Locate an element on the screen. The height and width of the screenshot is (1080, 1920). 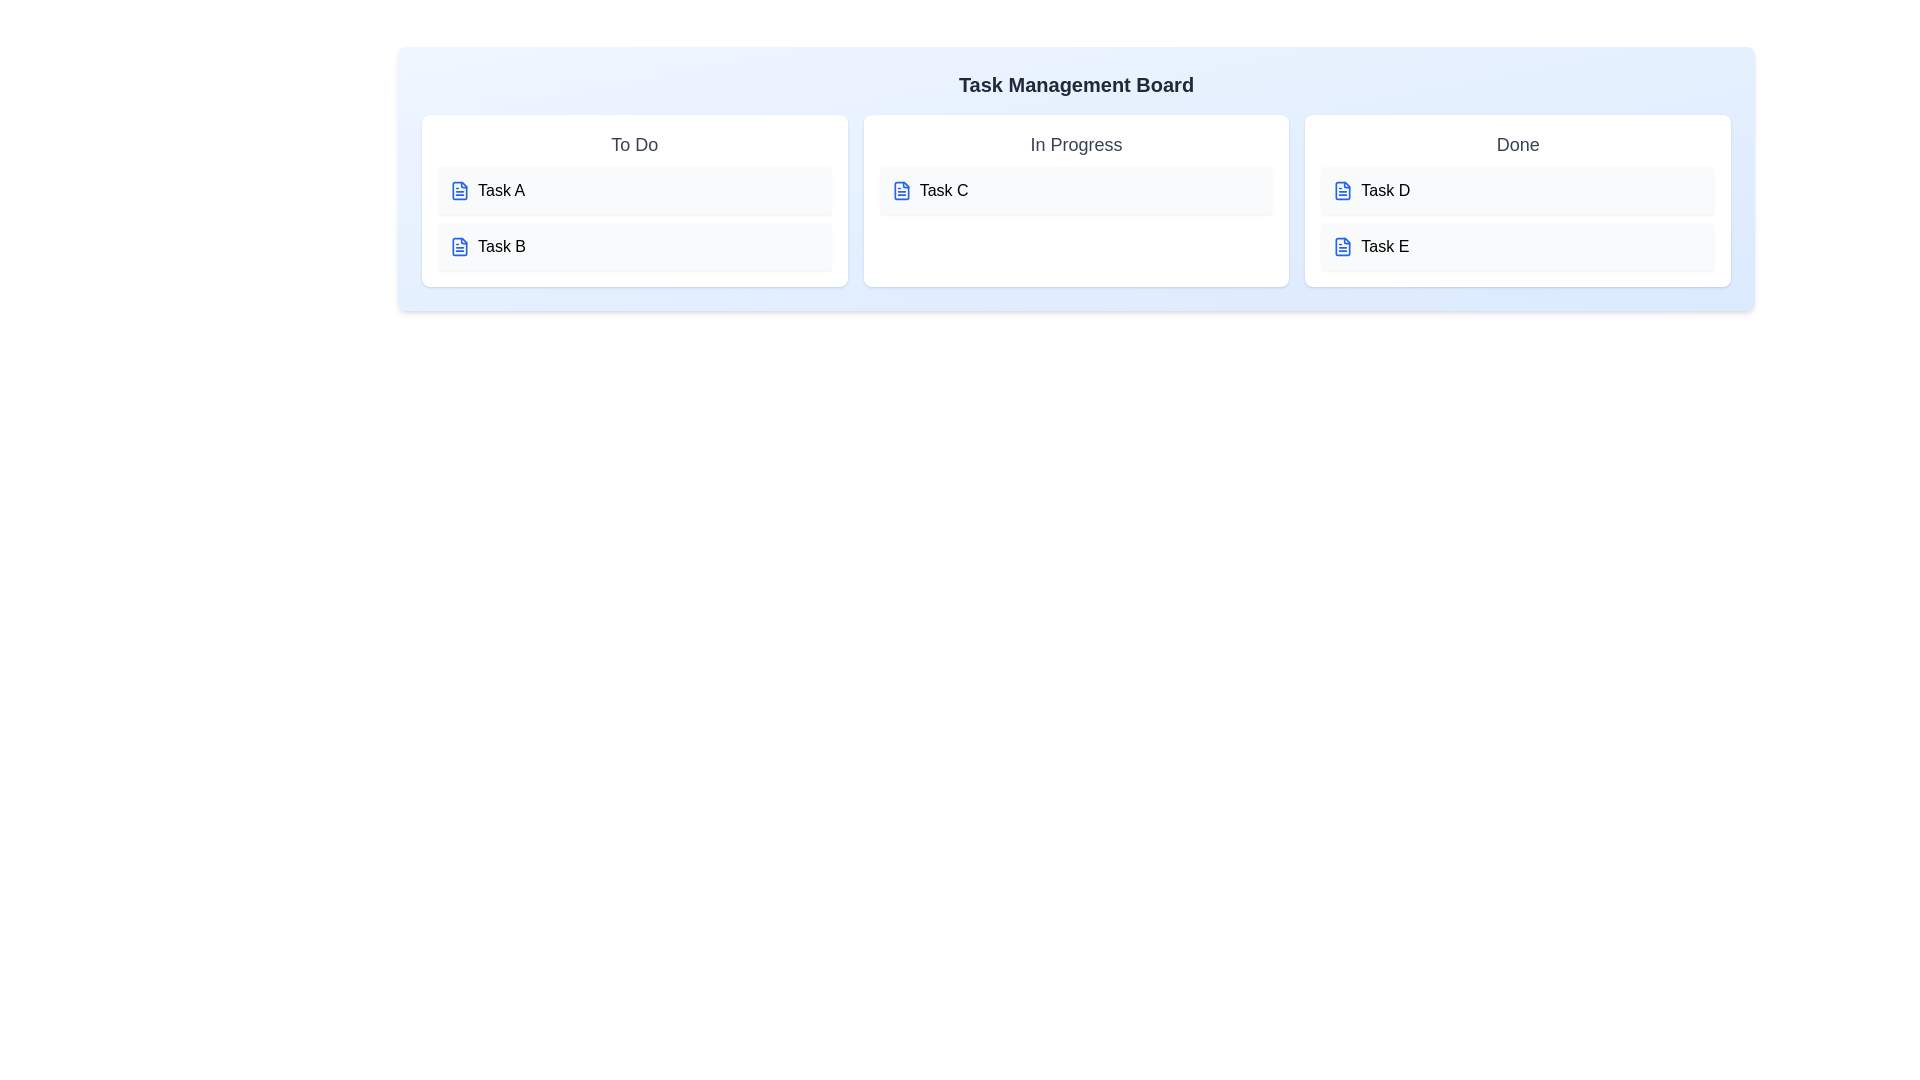
the header of the task list 'To Do' to edit the title is located at coordinates (633, 144).